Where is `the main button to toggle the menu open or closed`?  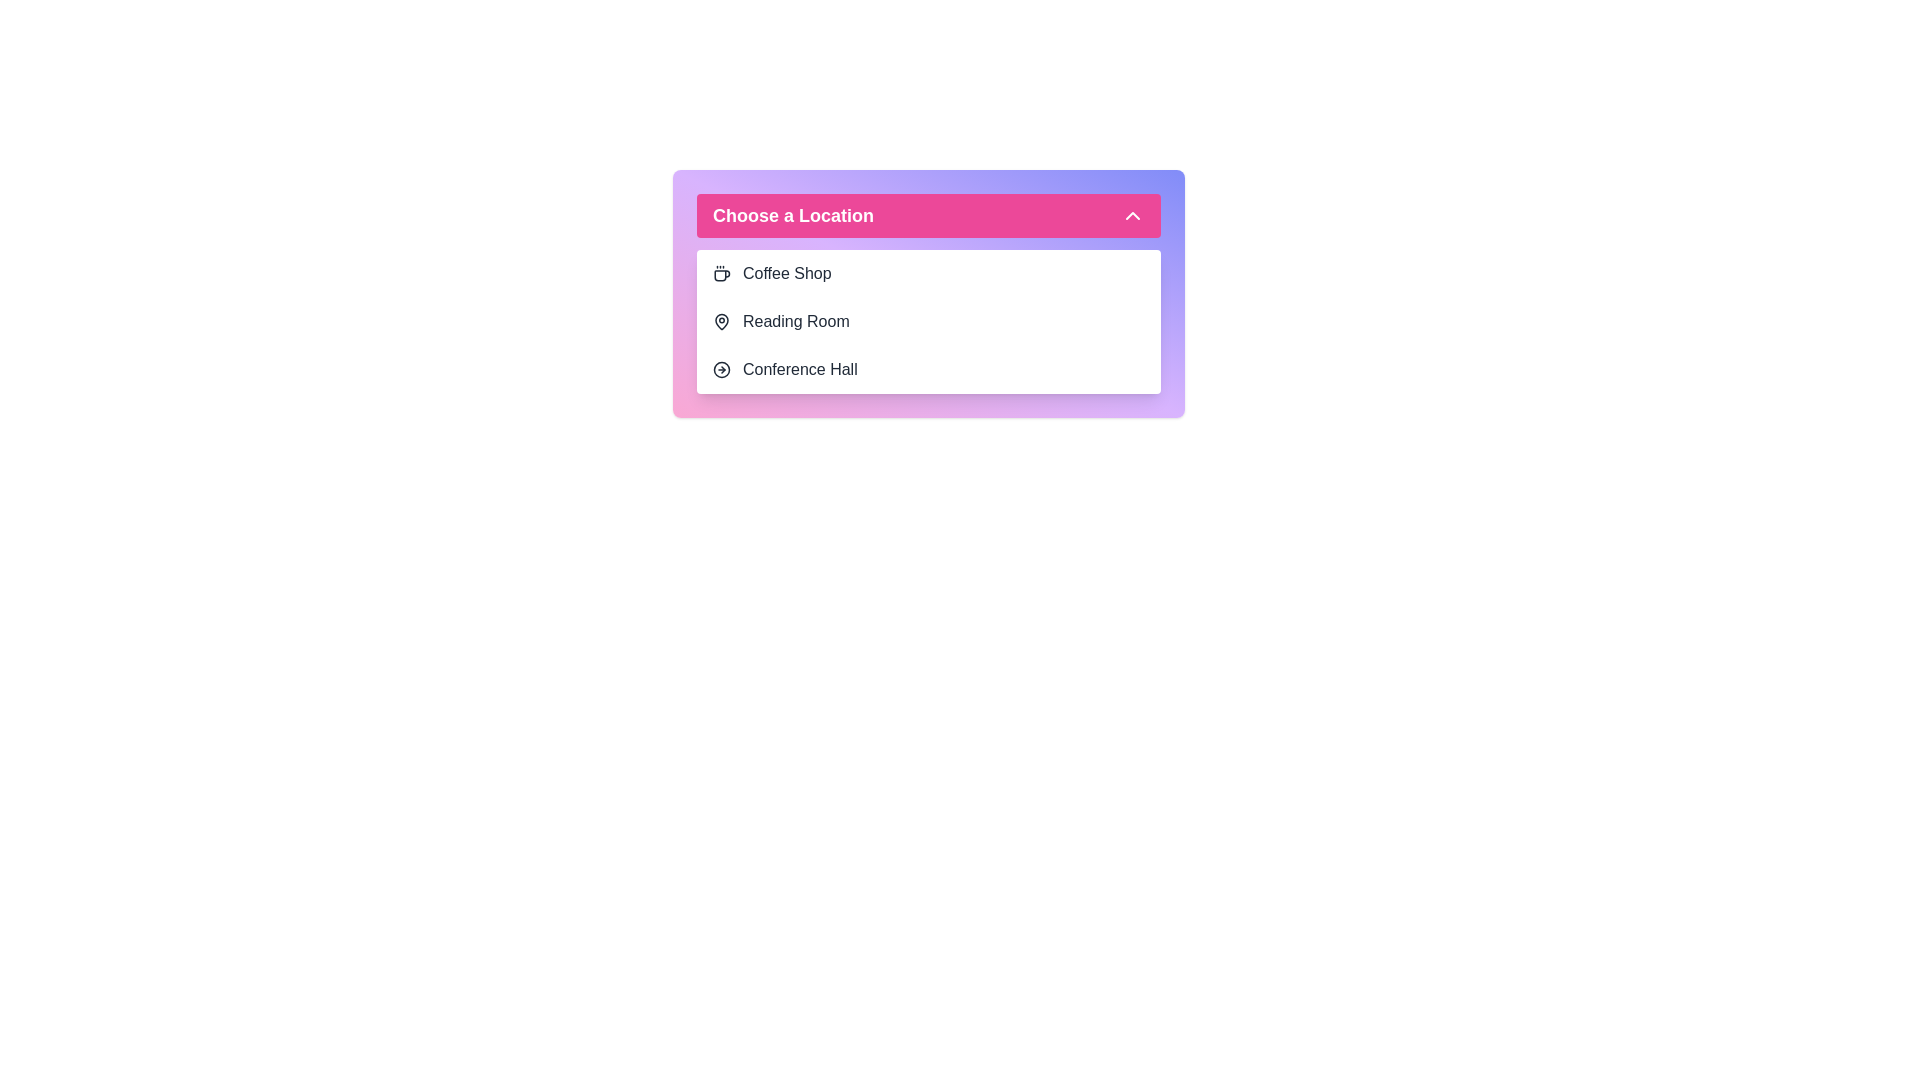
the main button to toggle the menu open or closed is located at coordinates (928, 216).